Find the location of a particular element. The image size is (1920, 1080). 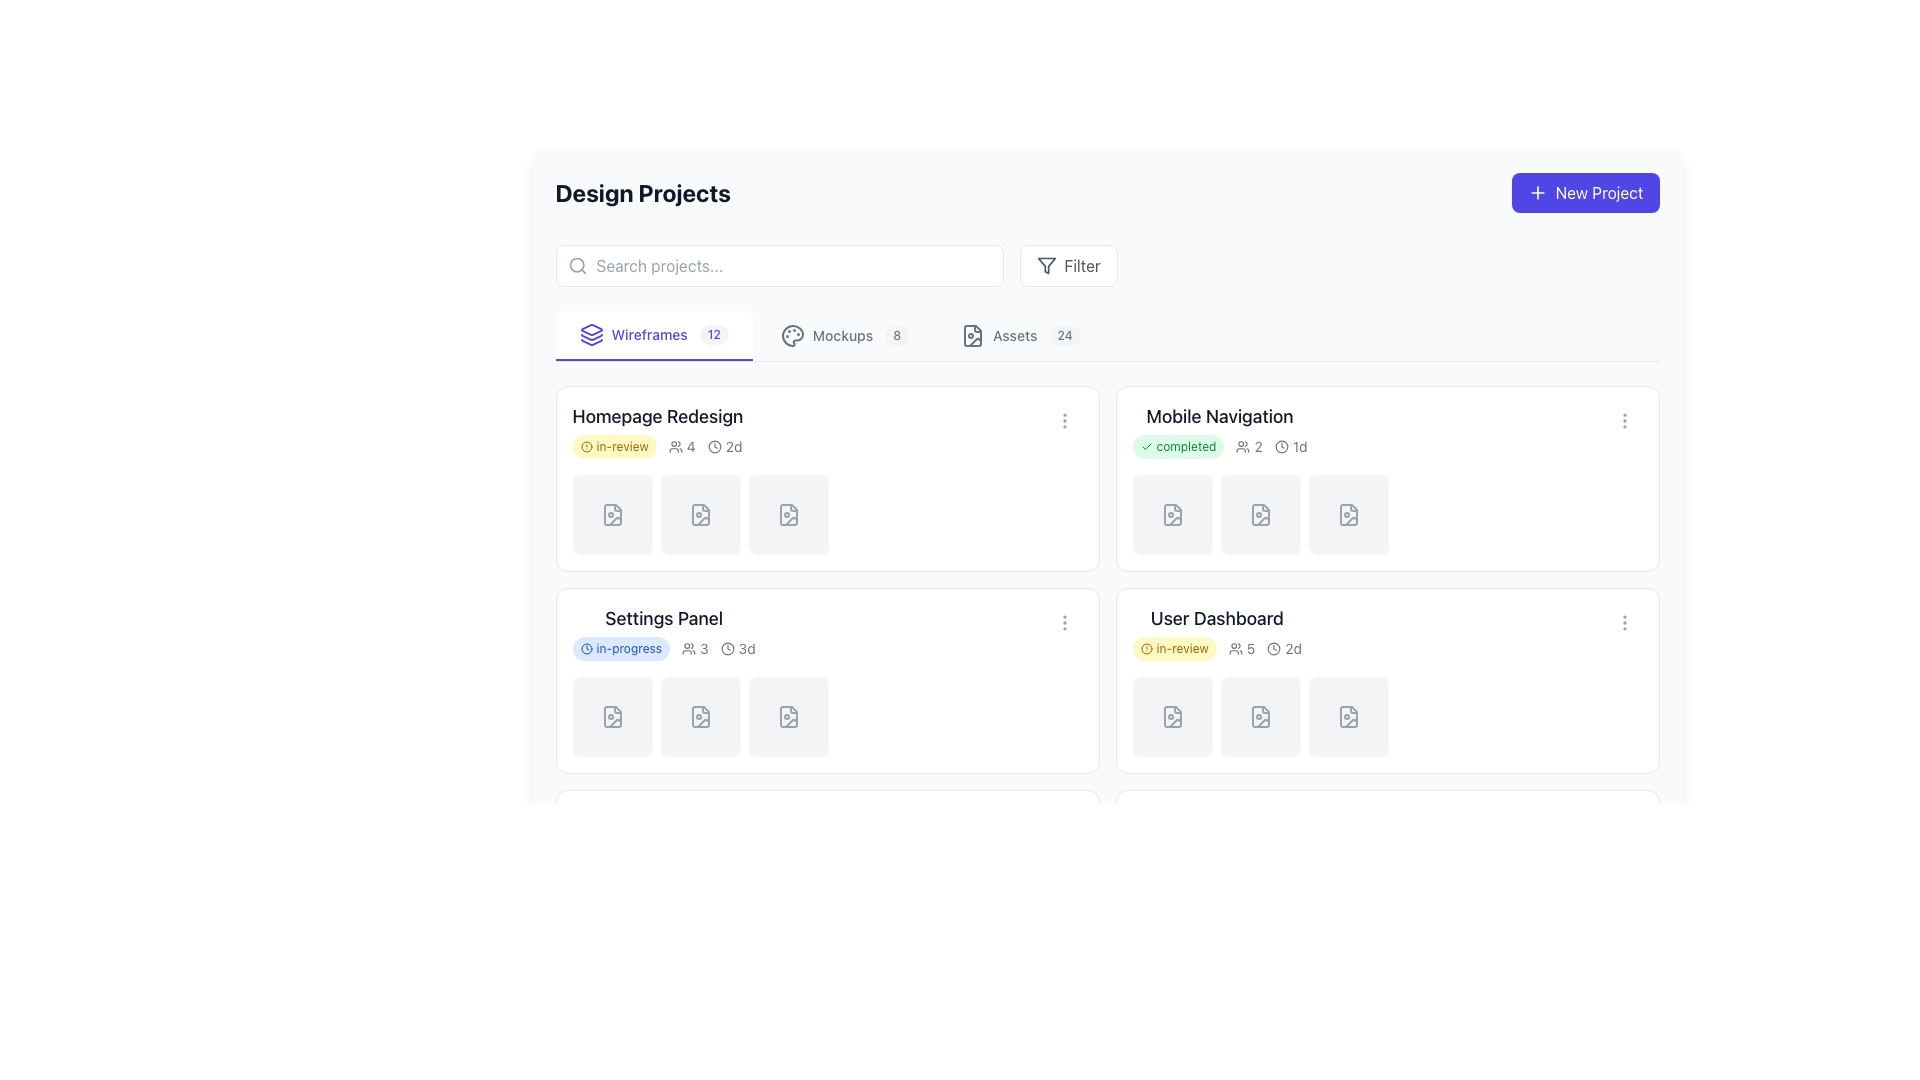

the second icon in the 'Settings Panel' section that serves as a visual indicator of a file item related to an image is located at coordinates (700, 716).